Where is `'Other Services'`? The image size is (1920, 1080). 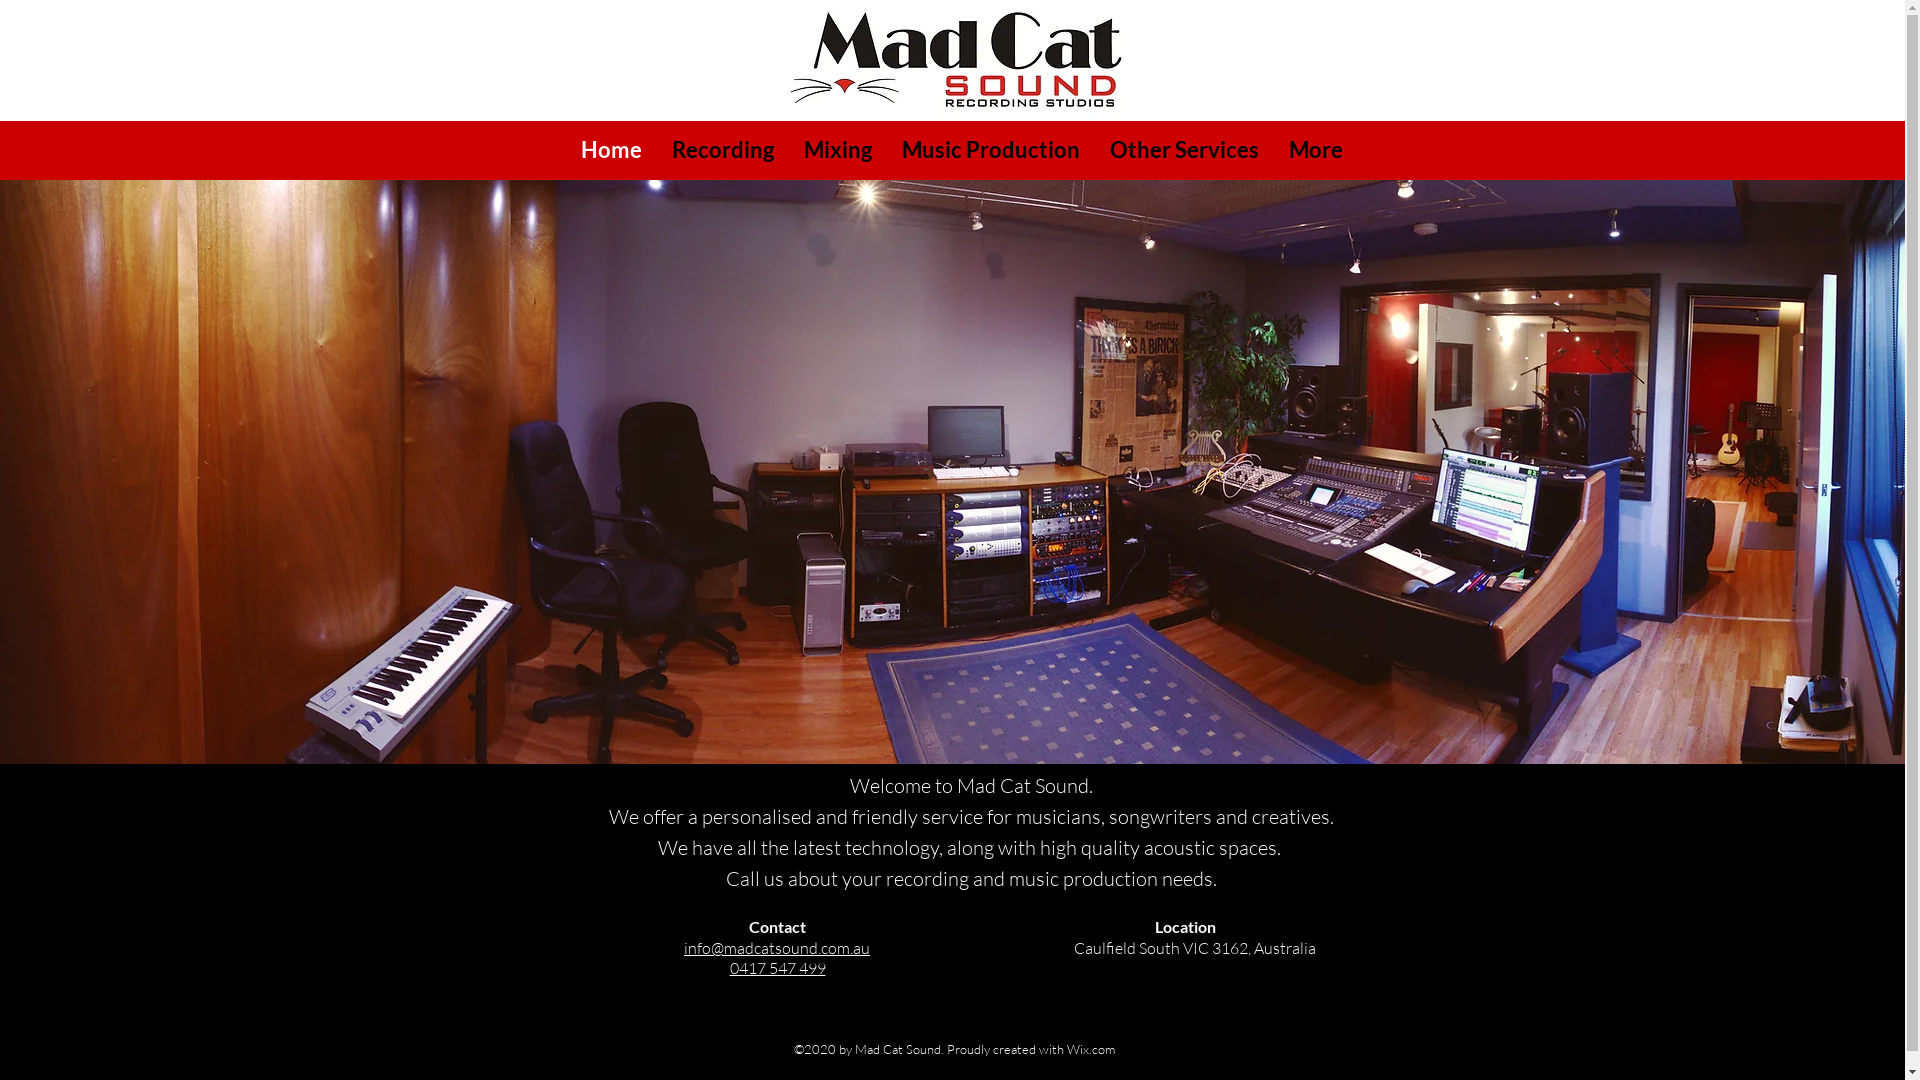 'Other Services' is located at coordinates (1183, 149).